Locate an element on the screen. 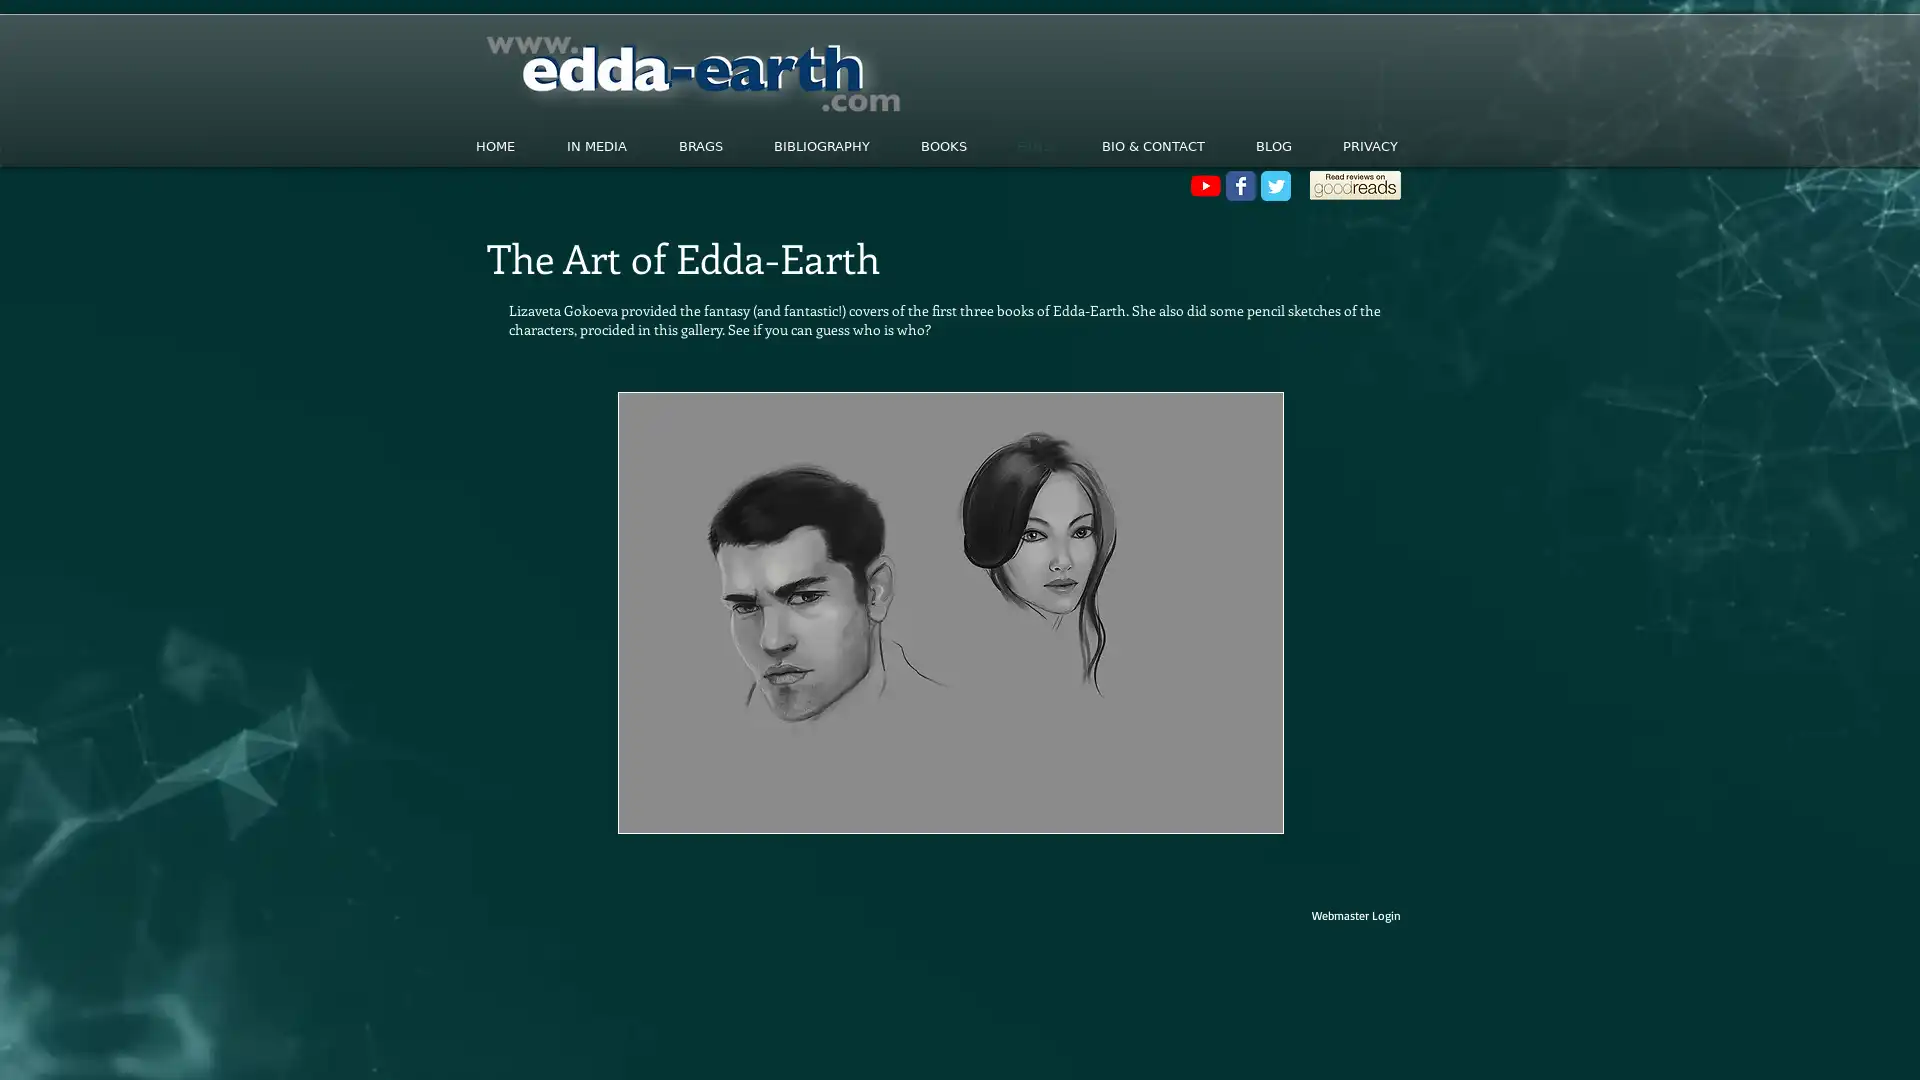 The height and width of the screenshot is (1080, 1920). previous is located at coordinates (660, 612).